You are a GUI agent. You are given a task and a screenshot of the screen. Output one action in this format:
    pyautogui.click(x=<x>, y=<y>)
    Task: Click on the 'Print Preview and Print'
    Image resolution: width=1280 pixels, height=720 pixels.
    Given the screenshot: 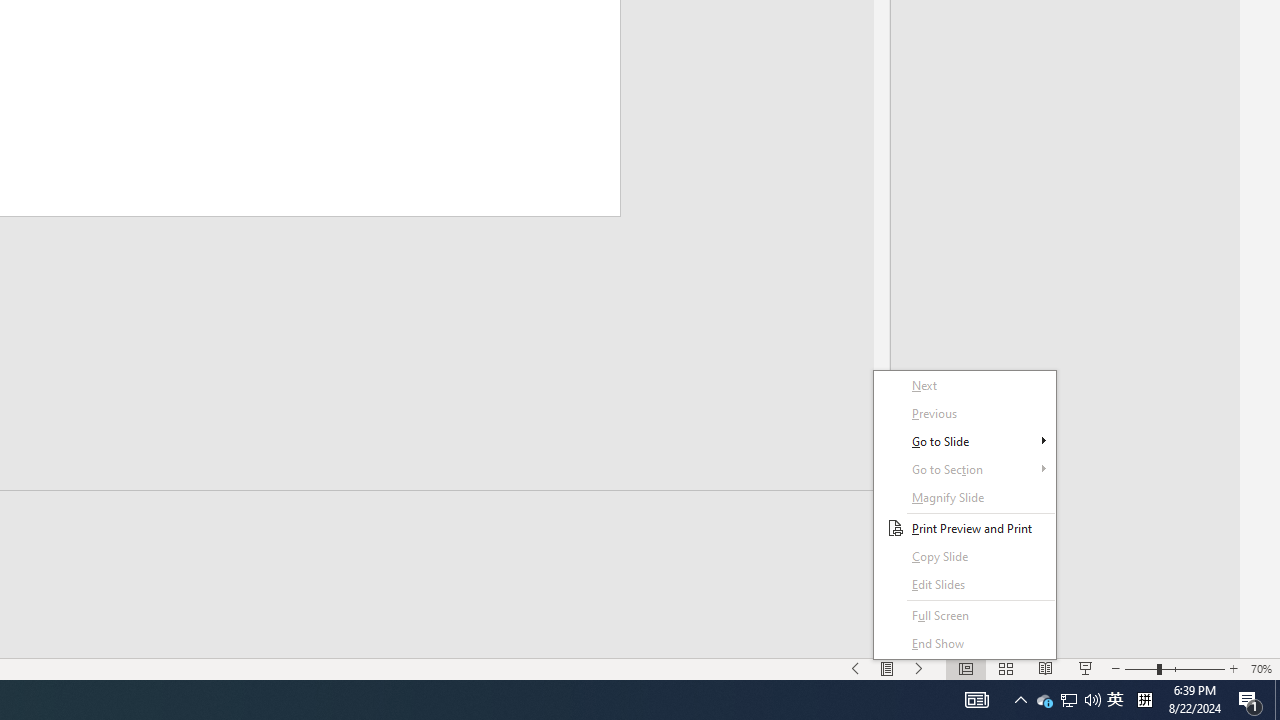 What is the action you would take?
    pyautogui.click(x=965, y=527)
    